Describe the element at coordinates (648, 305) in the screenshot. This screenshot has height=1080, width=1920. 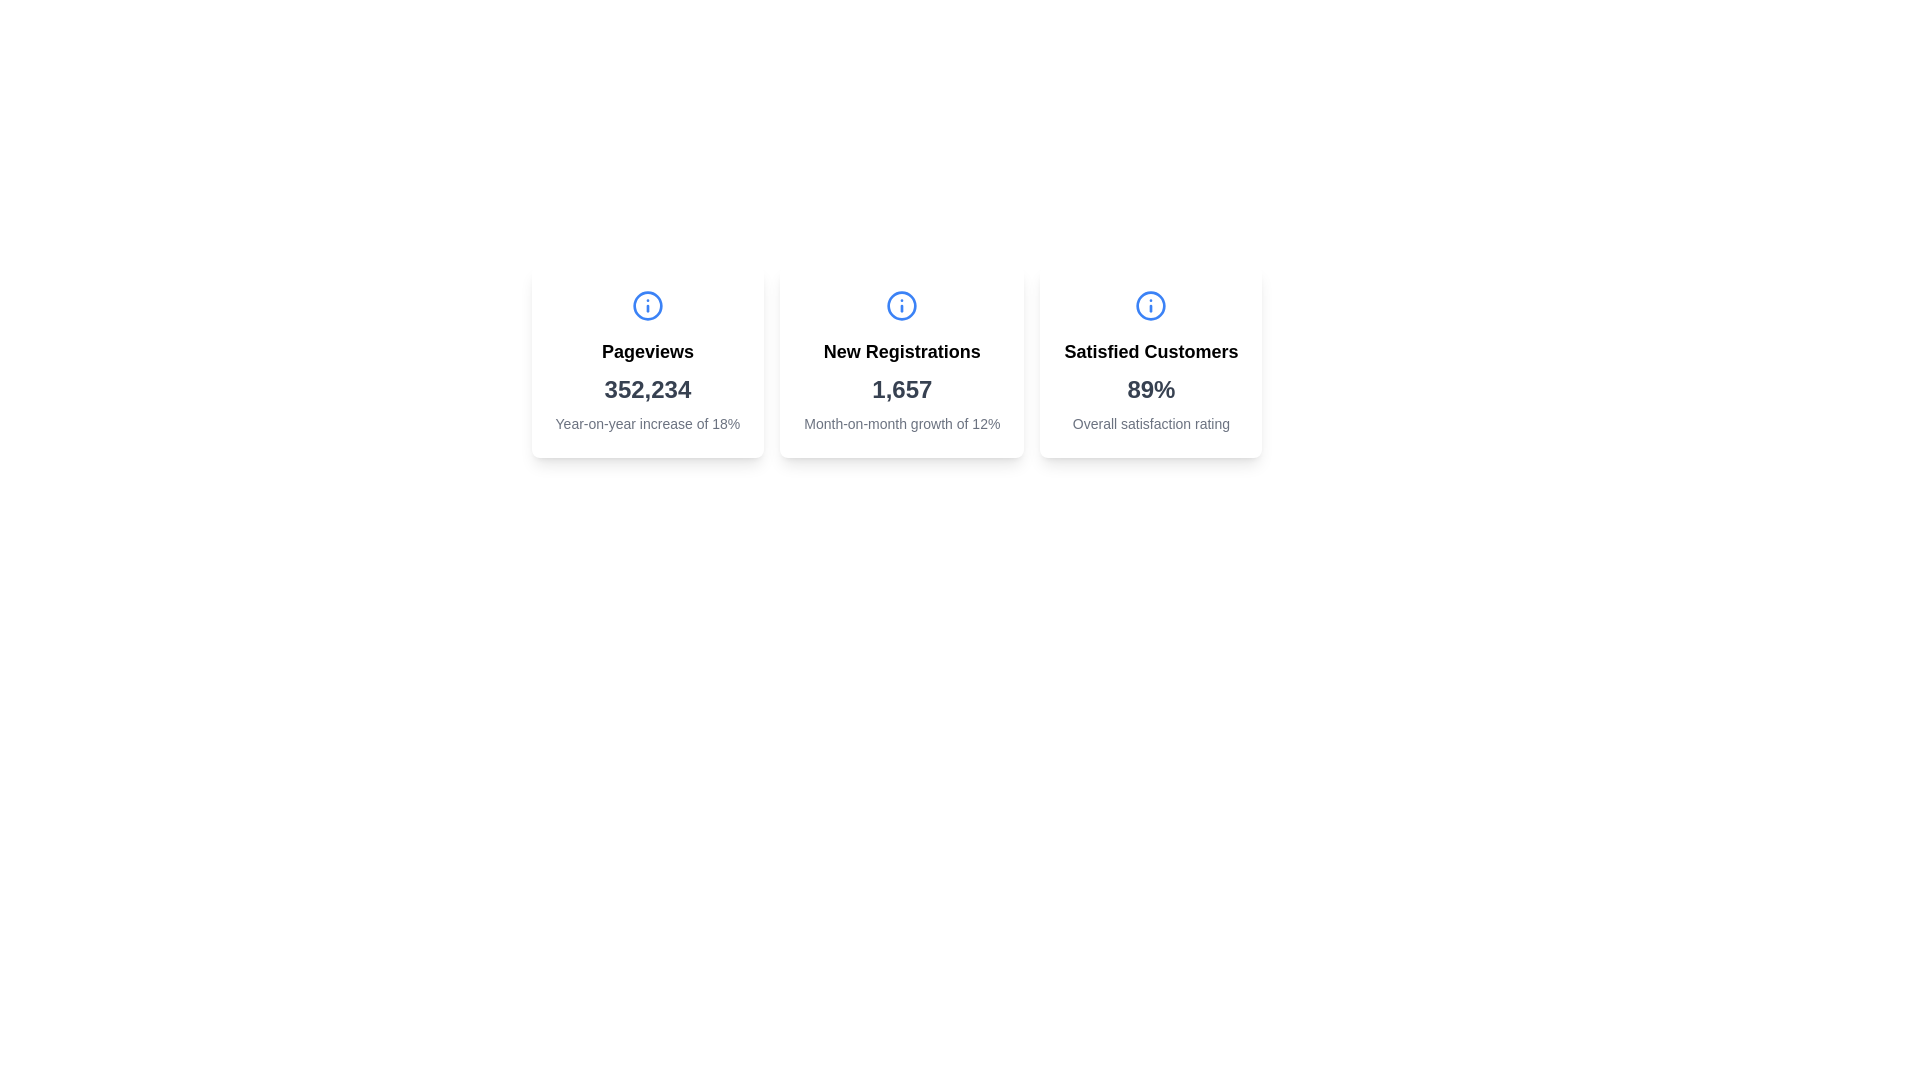
I see `the decorative circular graphic within the SVG icon located at the top of the leftmost card in a row of three cards, which enhances the appearance of the statistical information below` at that location.